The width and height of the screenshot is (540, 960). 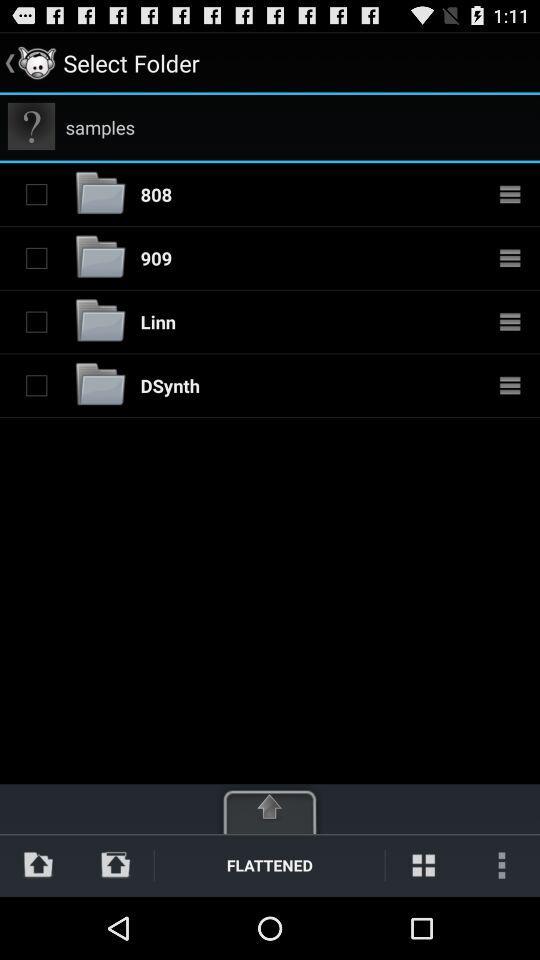 What do you see at coordinates (36, 321) in the screenshot?
I see `folder` at bounding box center [36, 321].